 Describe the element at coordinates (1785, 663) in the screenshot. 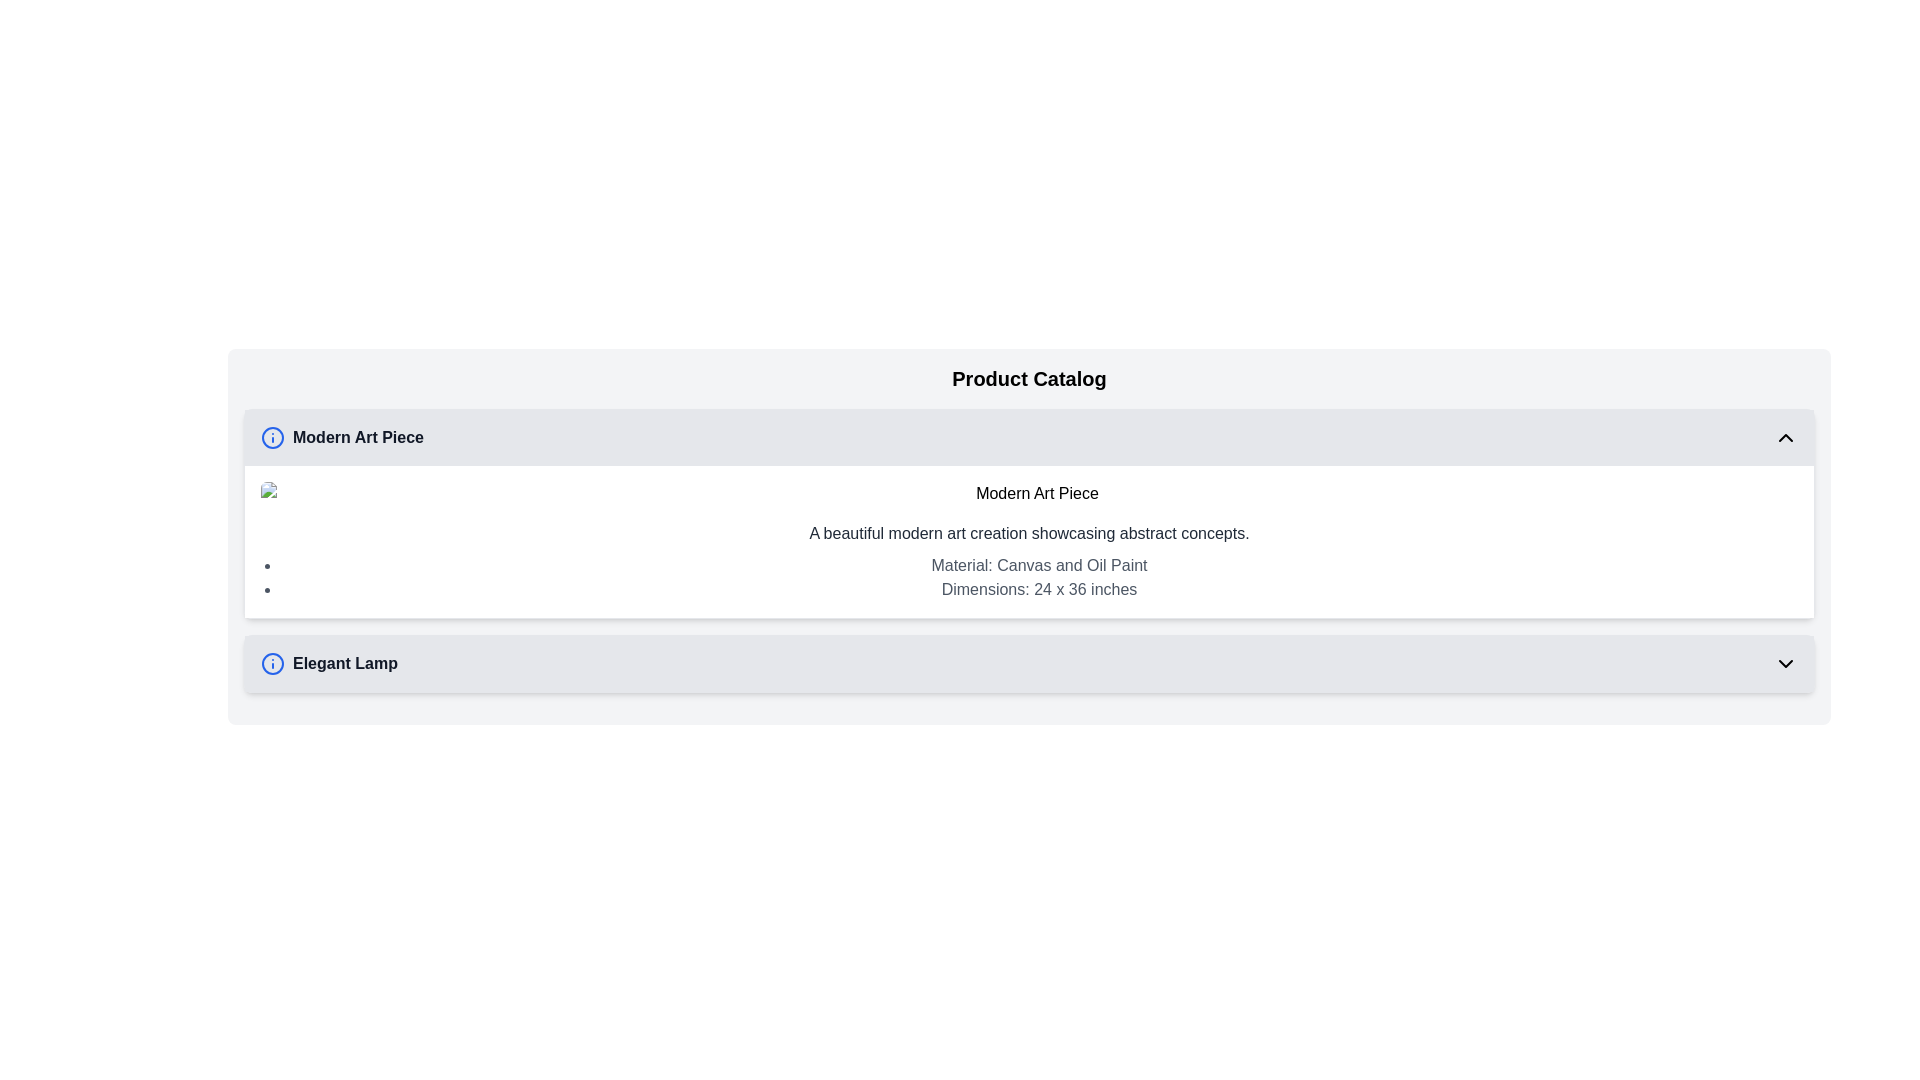

I see `the downward-facing chevron icon located on the right edge of the 'Elegant Lamp' section` at that location.